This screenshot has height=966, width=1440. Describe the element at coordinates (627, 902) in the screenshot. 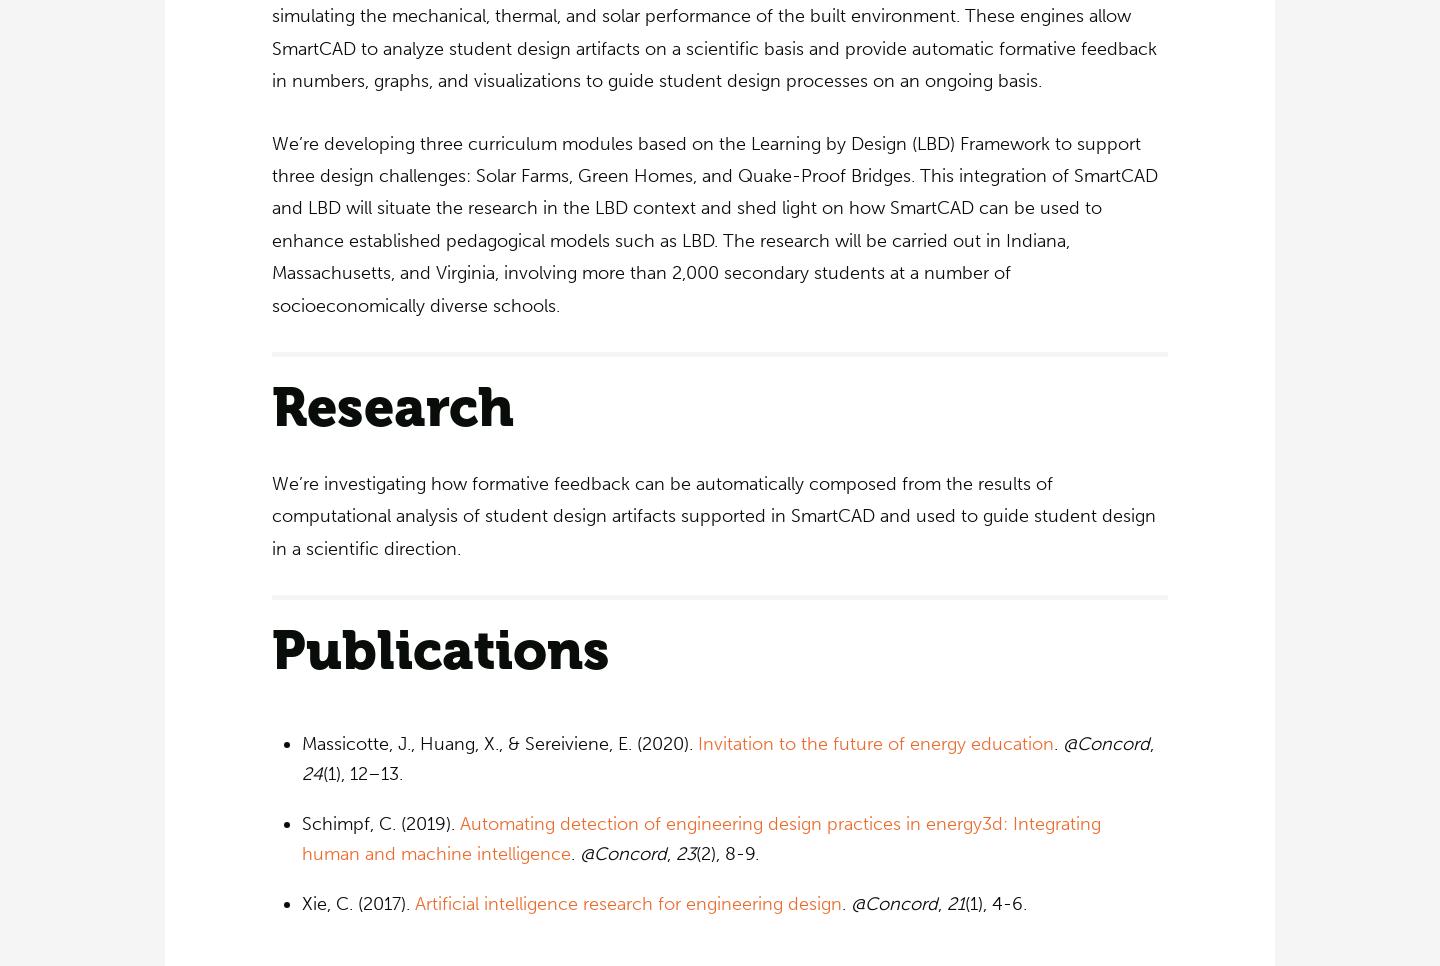

I see `'Artificial intelligence research for engineering design'` at that location.